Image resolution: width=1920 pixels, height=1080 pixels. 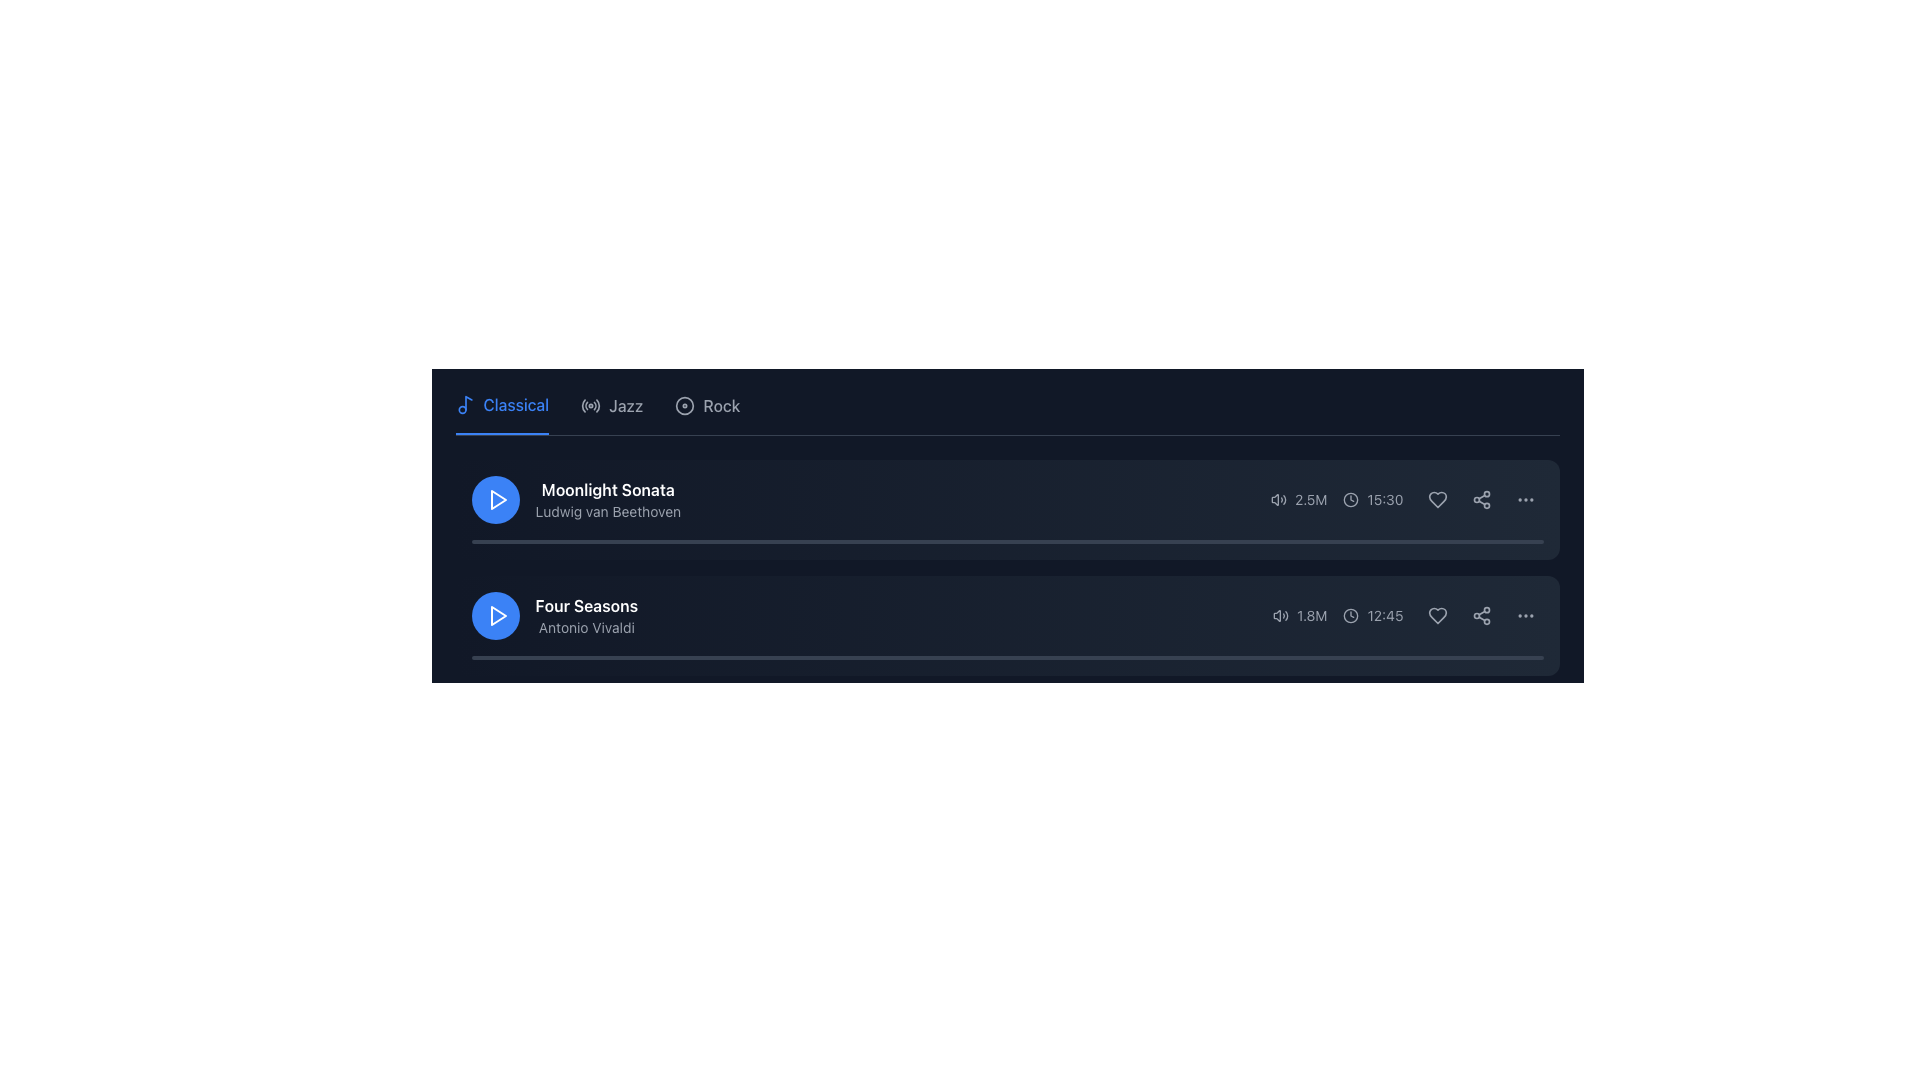 I want to click on text label that serves as the title for the music track, positioned above the 'Antonio Vivaldi' label and below the 'Moonlight Sonata' entry, so click(x=585, y=604).